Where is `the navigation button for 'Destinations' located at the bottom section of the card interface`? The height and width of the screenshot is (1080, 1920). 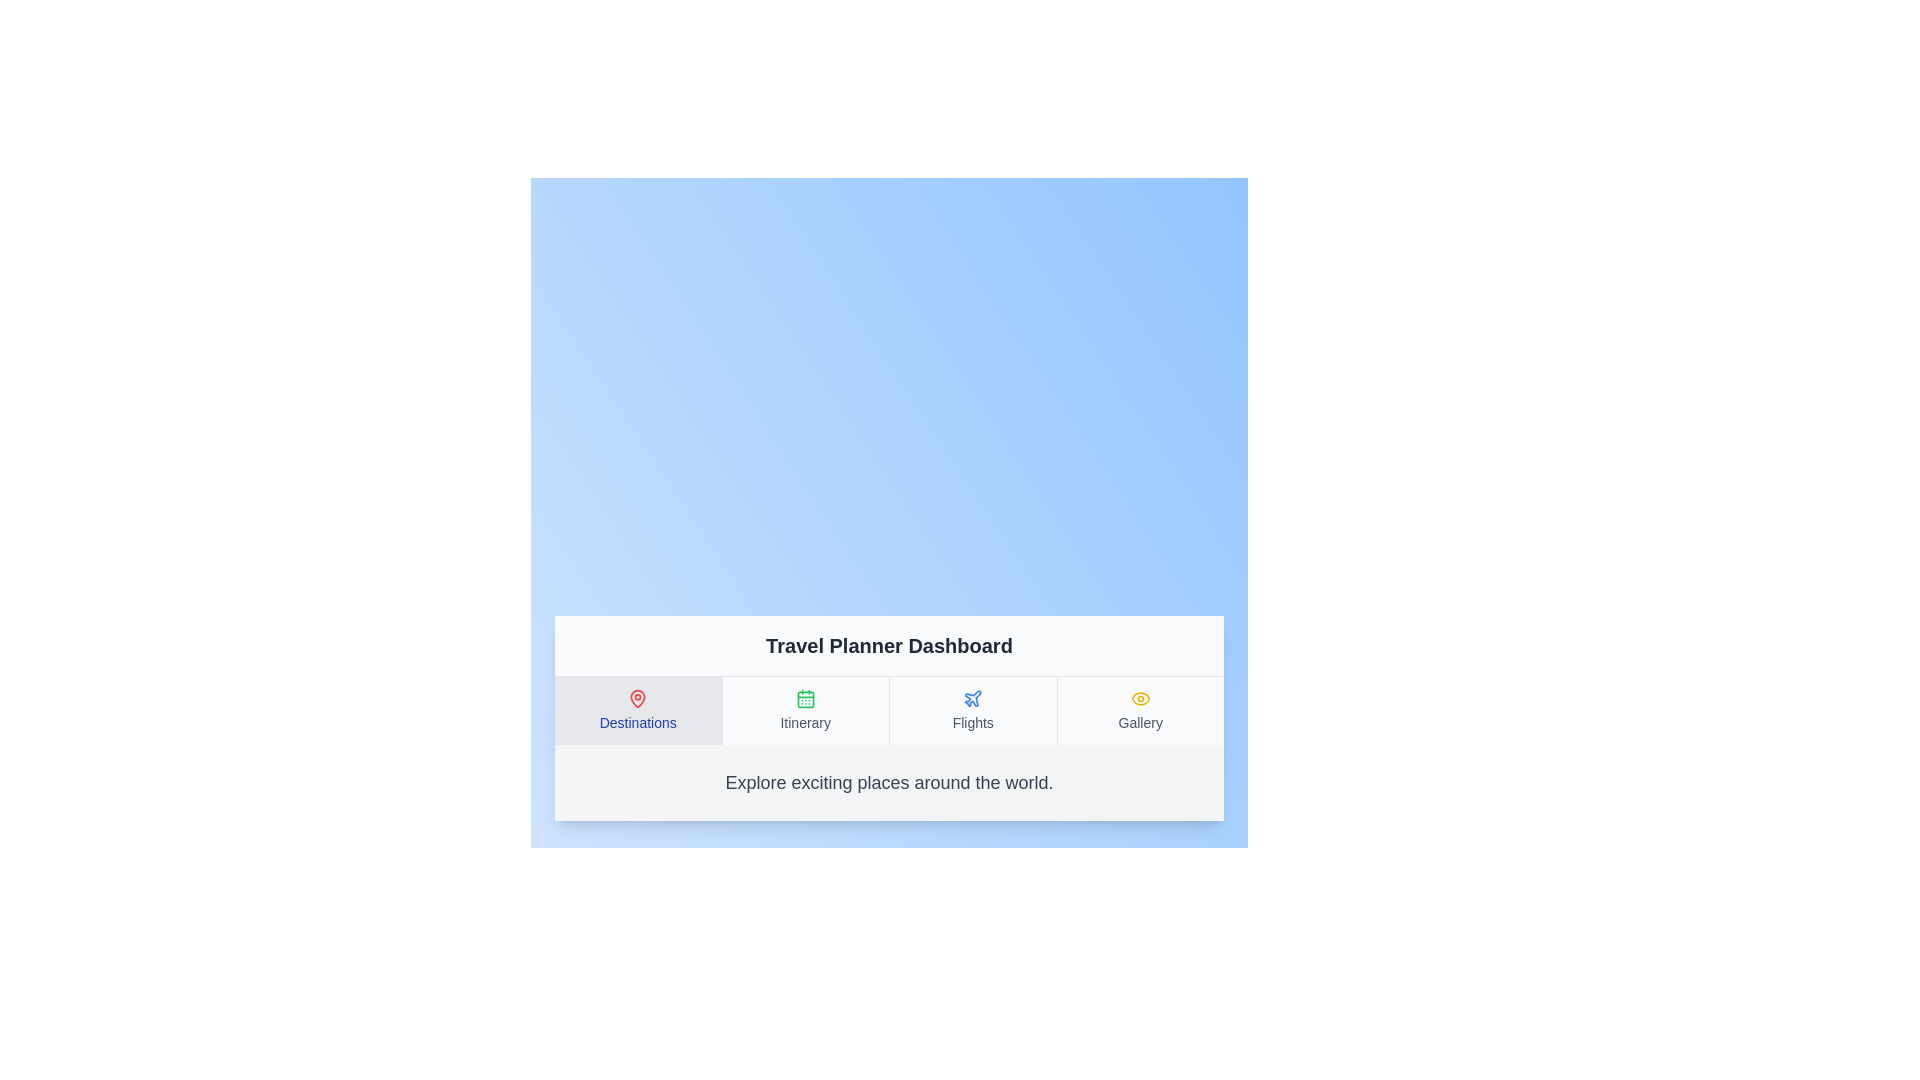 the navigation button for 'Destinations' located at the bottom section of the card interface is located at coordinates (637, 709).